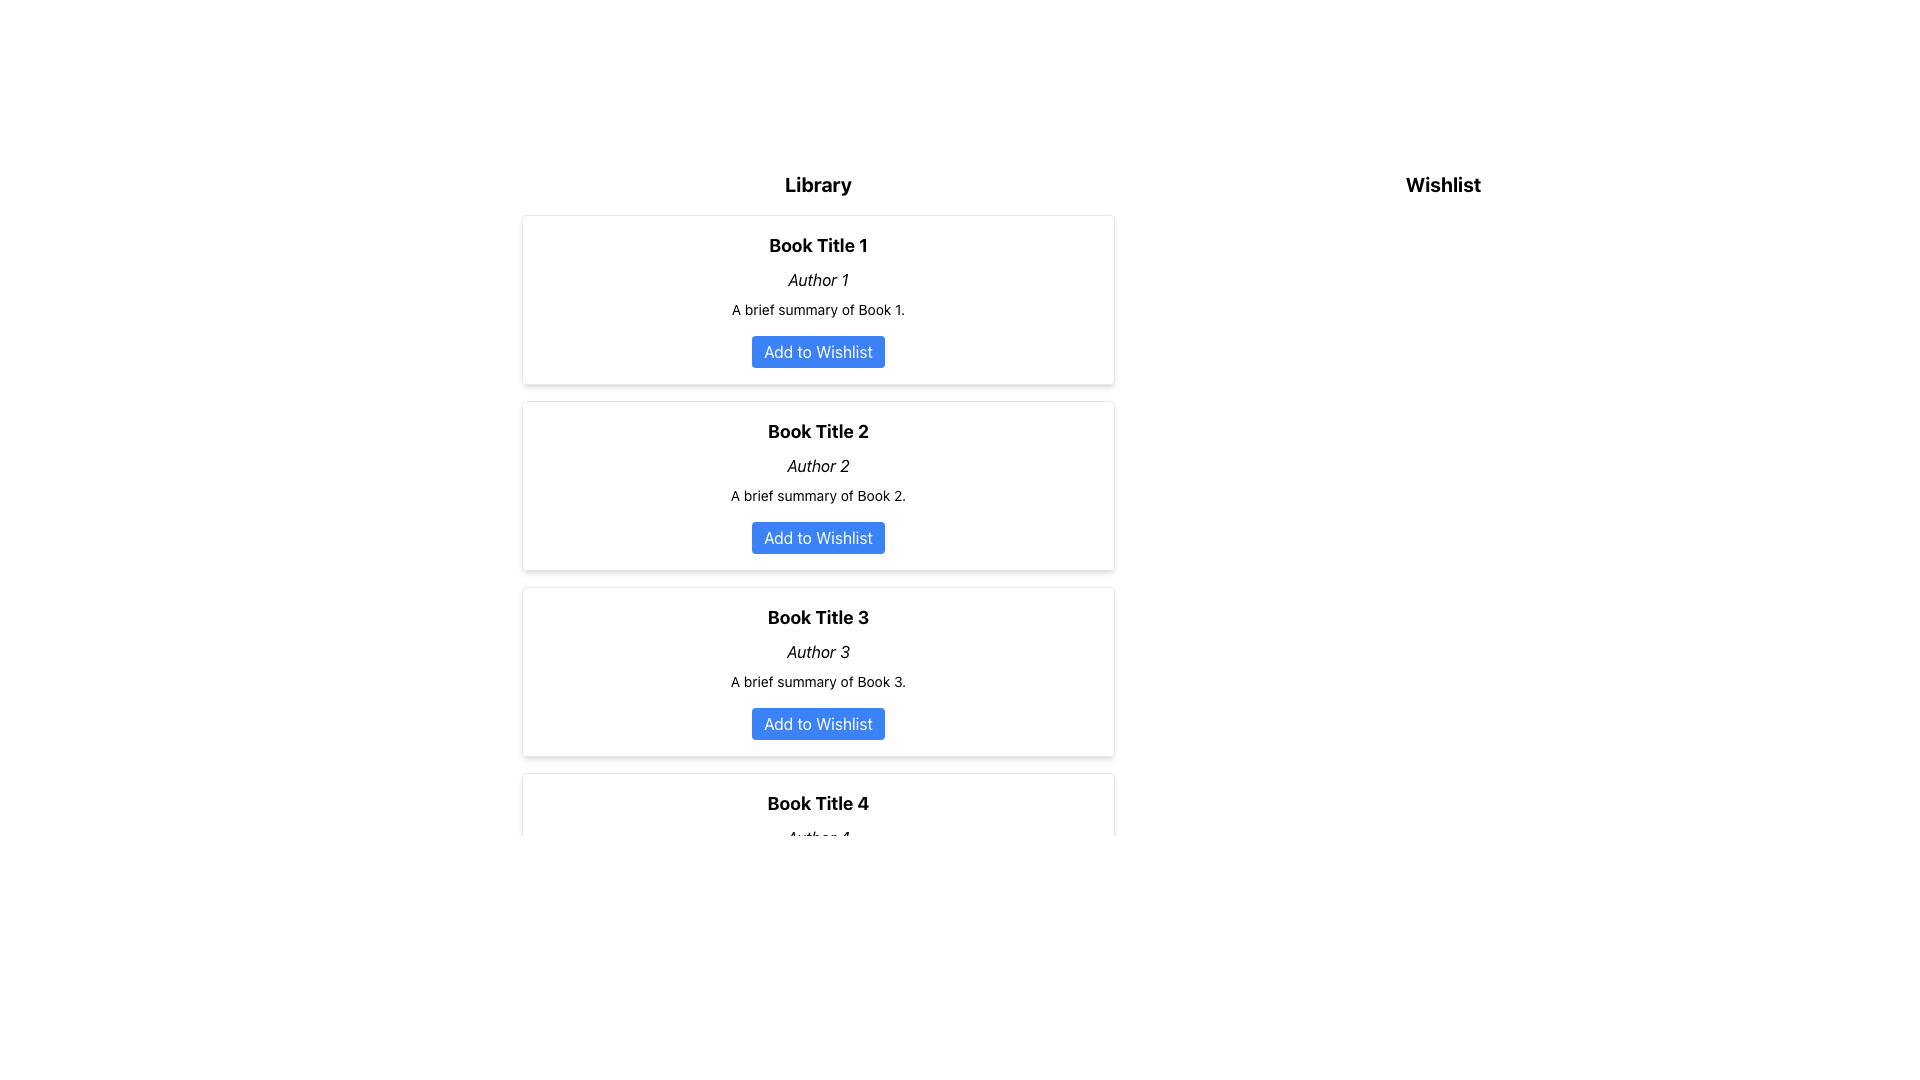 The image size is (1920, 1080). What do you see at coordinates (818, 651) in the screenshot?
I see `the author's name label for the book entry, which is located directly below 'Book Title 3' and above the summary text` at bounding box center [818, 651].